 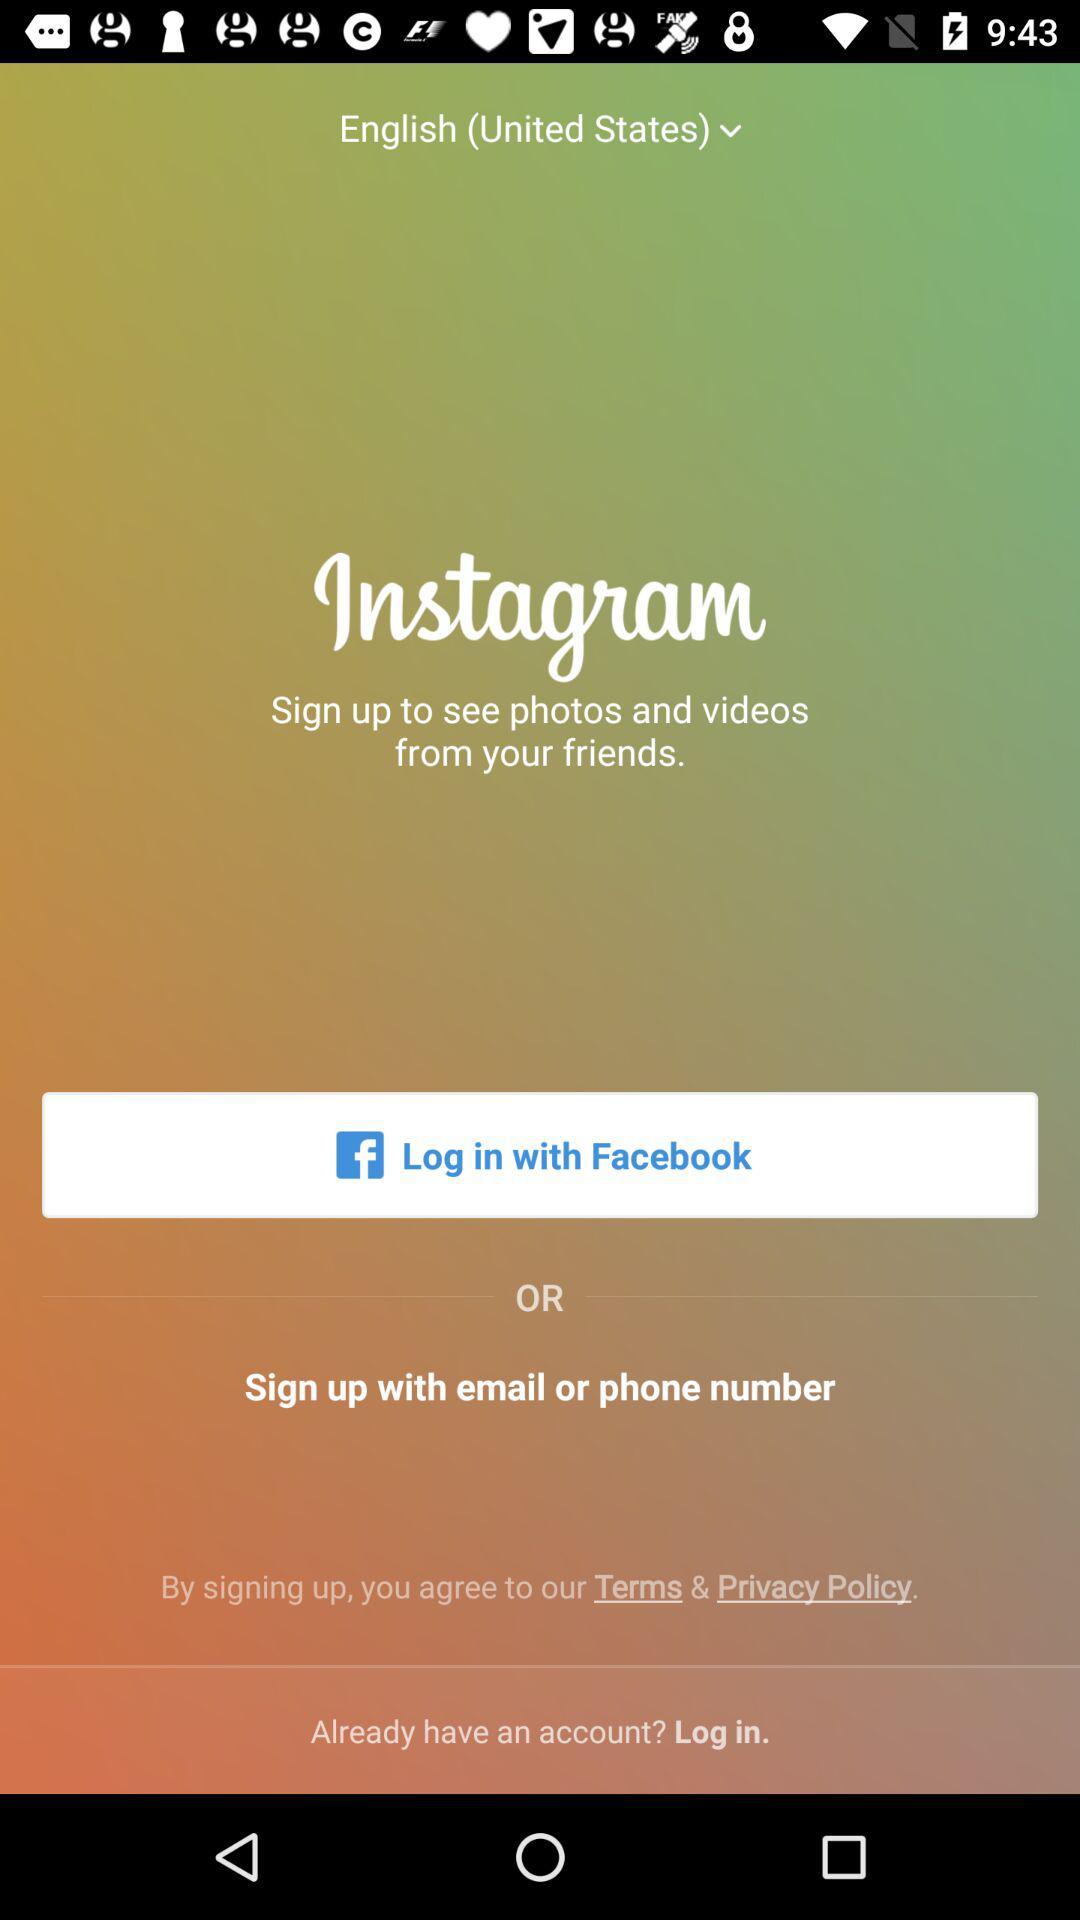 What do you see at coordinates (540, 1602) in the screenshot?
I see `by signing up icon` at bounding box center [540, 1602].